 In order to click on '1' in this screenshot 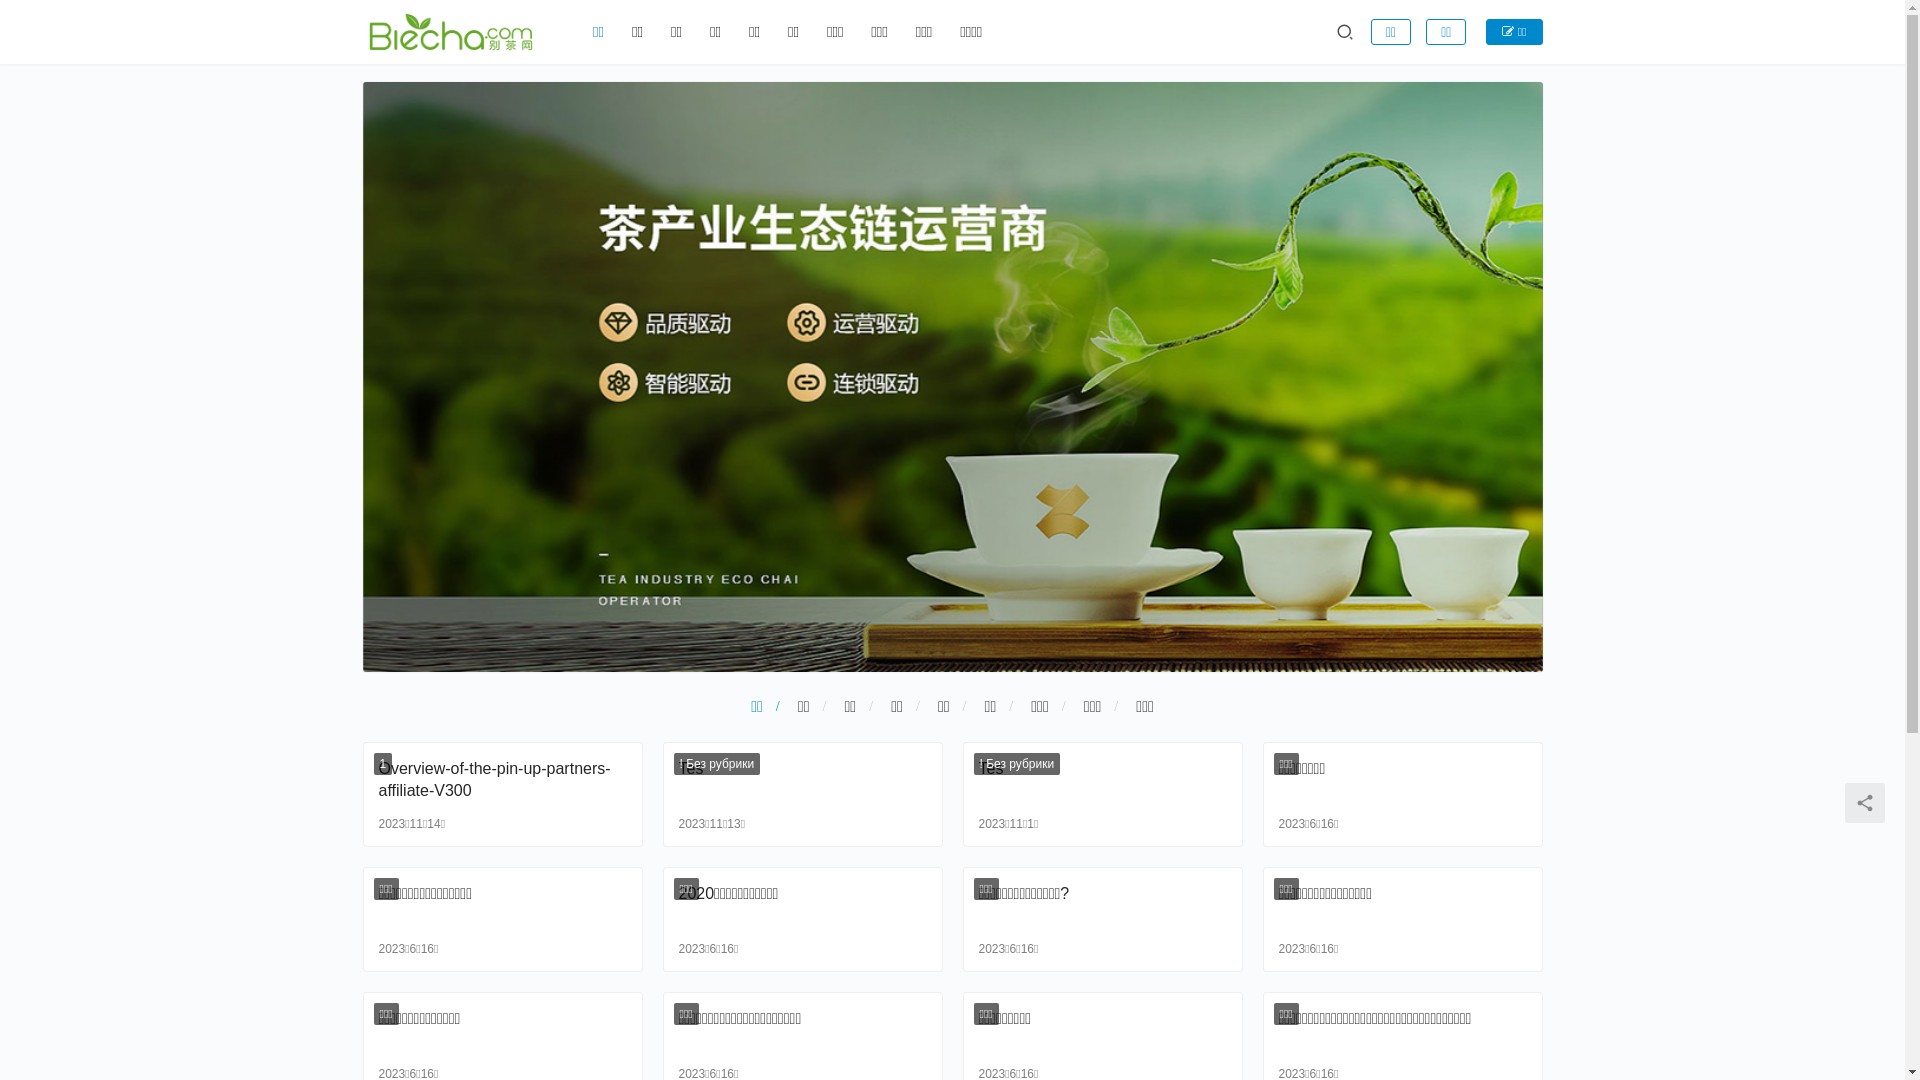, I will do `click(383, 763)`.